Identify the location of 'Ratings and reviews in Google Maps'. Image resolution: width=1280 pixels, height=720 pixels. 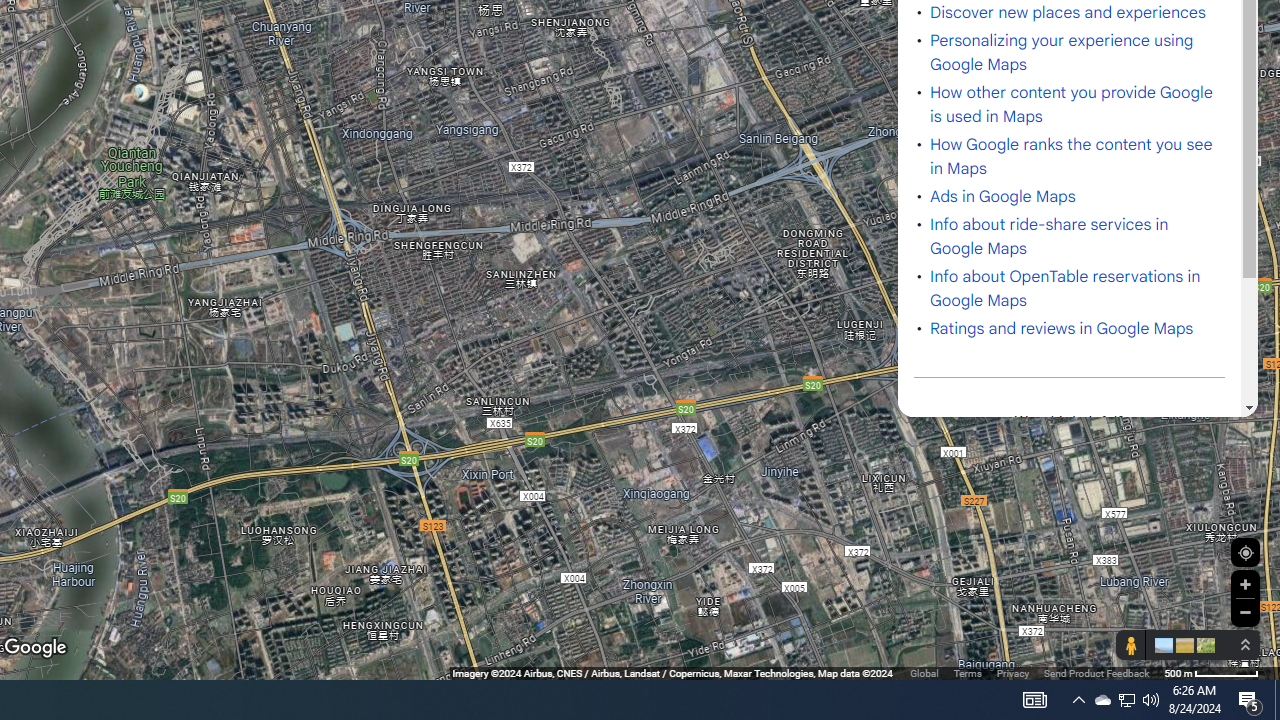
(1061, 328).